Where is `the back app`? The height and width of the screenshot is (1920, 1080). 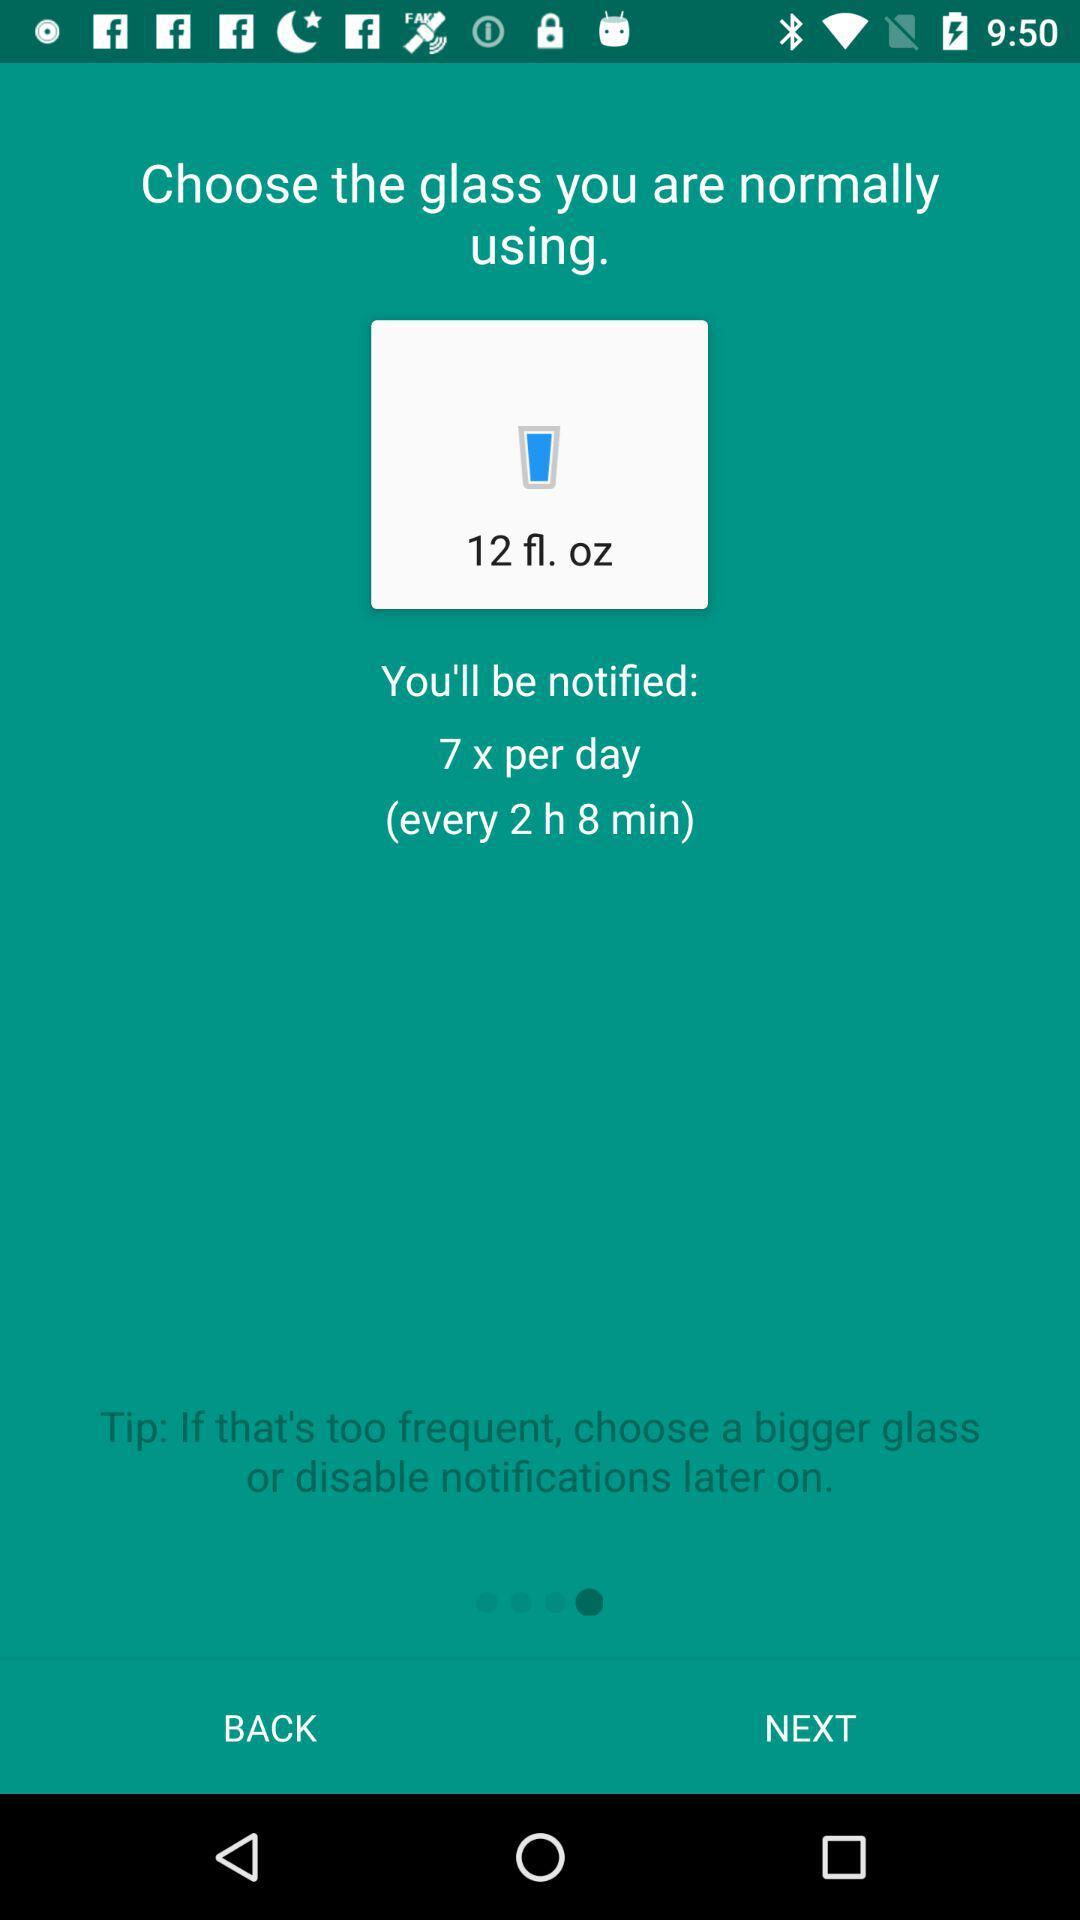 the back app is located at coordinates (270, 1726).